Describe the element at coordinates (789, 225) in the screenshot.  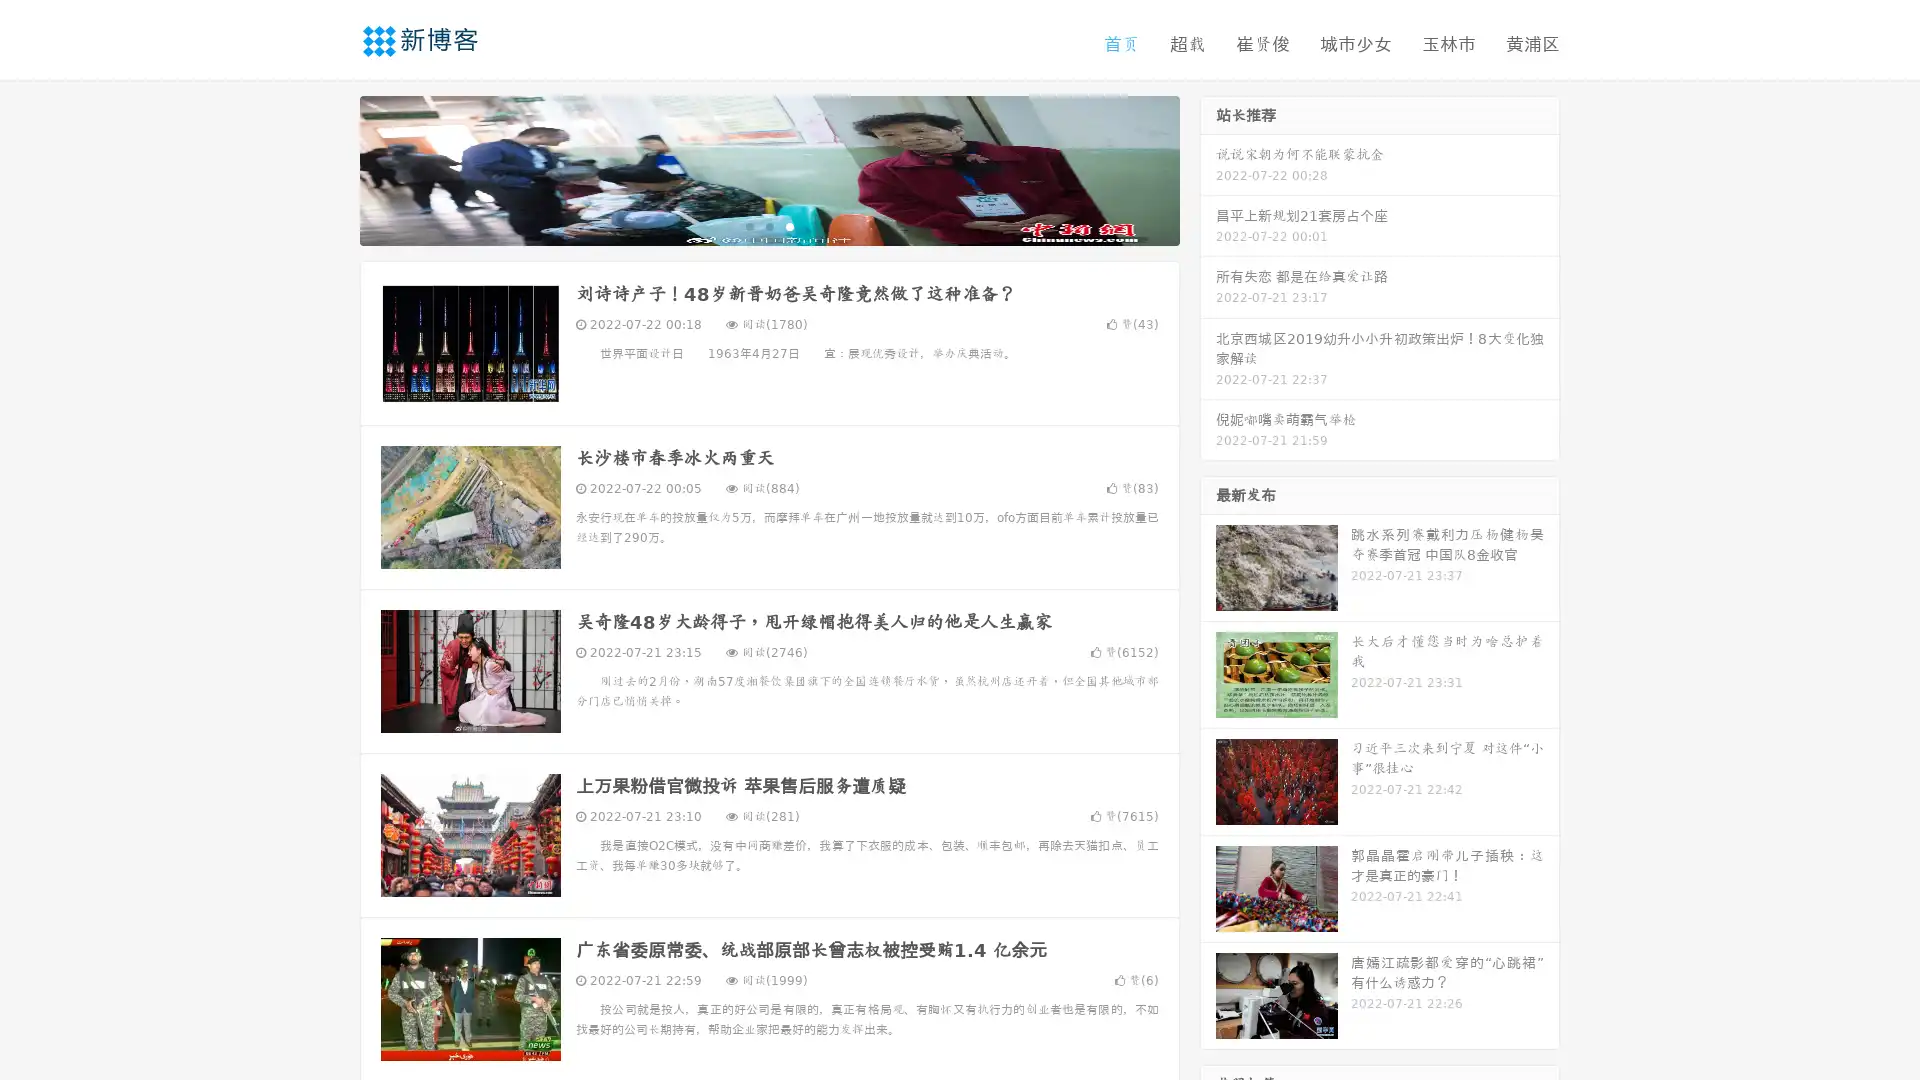
I see `Go to slide 3` at that location.